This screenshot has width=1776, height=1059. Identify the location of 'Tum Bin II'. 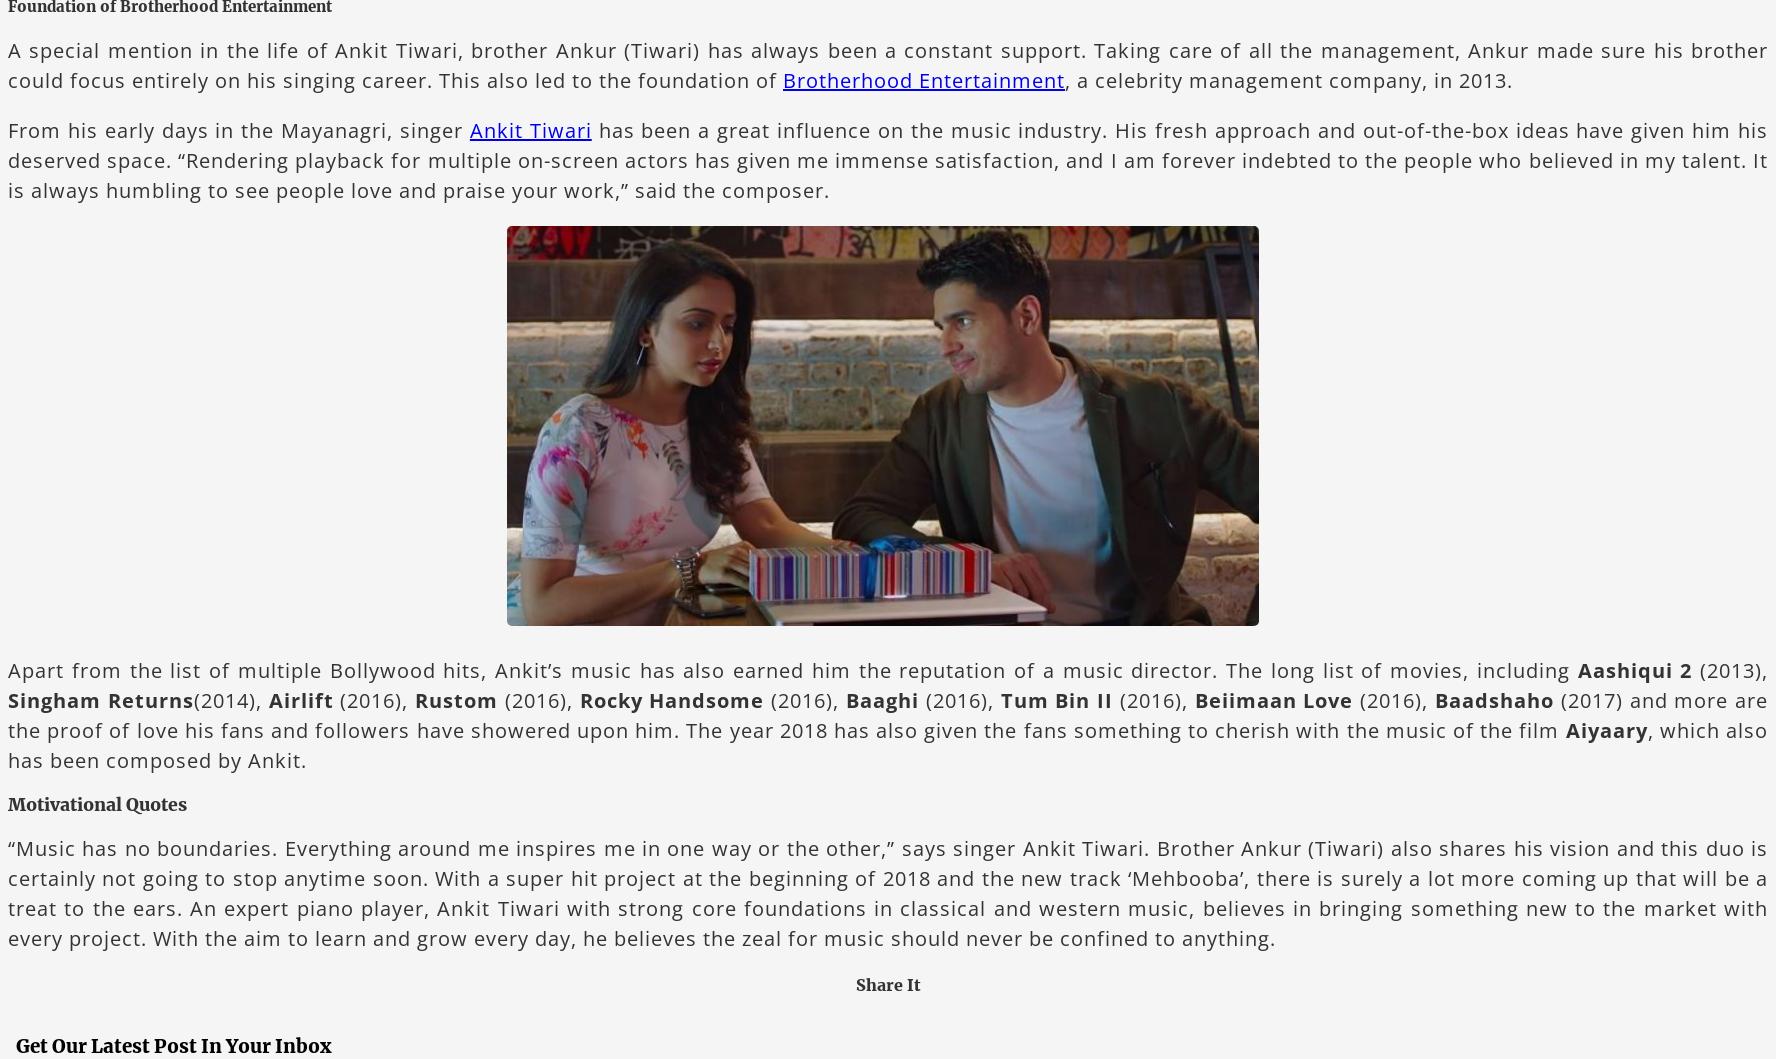
(1058, 699).